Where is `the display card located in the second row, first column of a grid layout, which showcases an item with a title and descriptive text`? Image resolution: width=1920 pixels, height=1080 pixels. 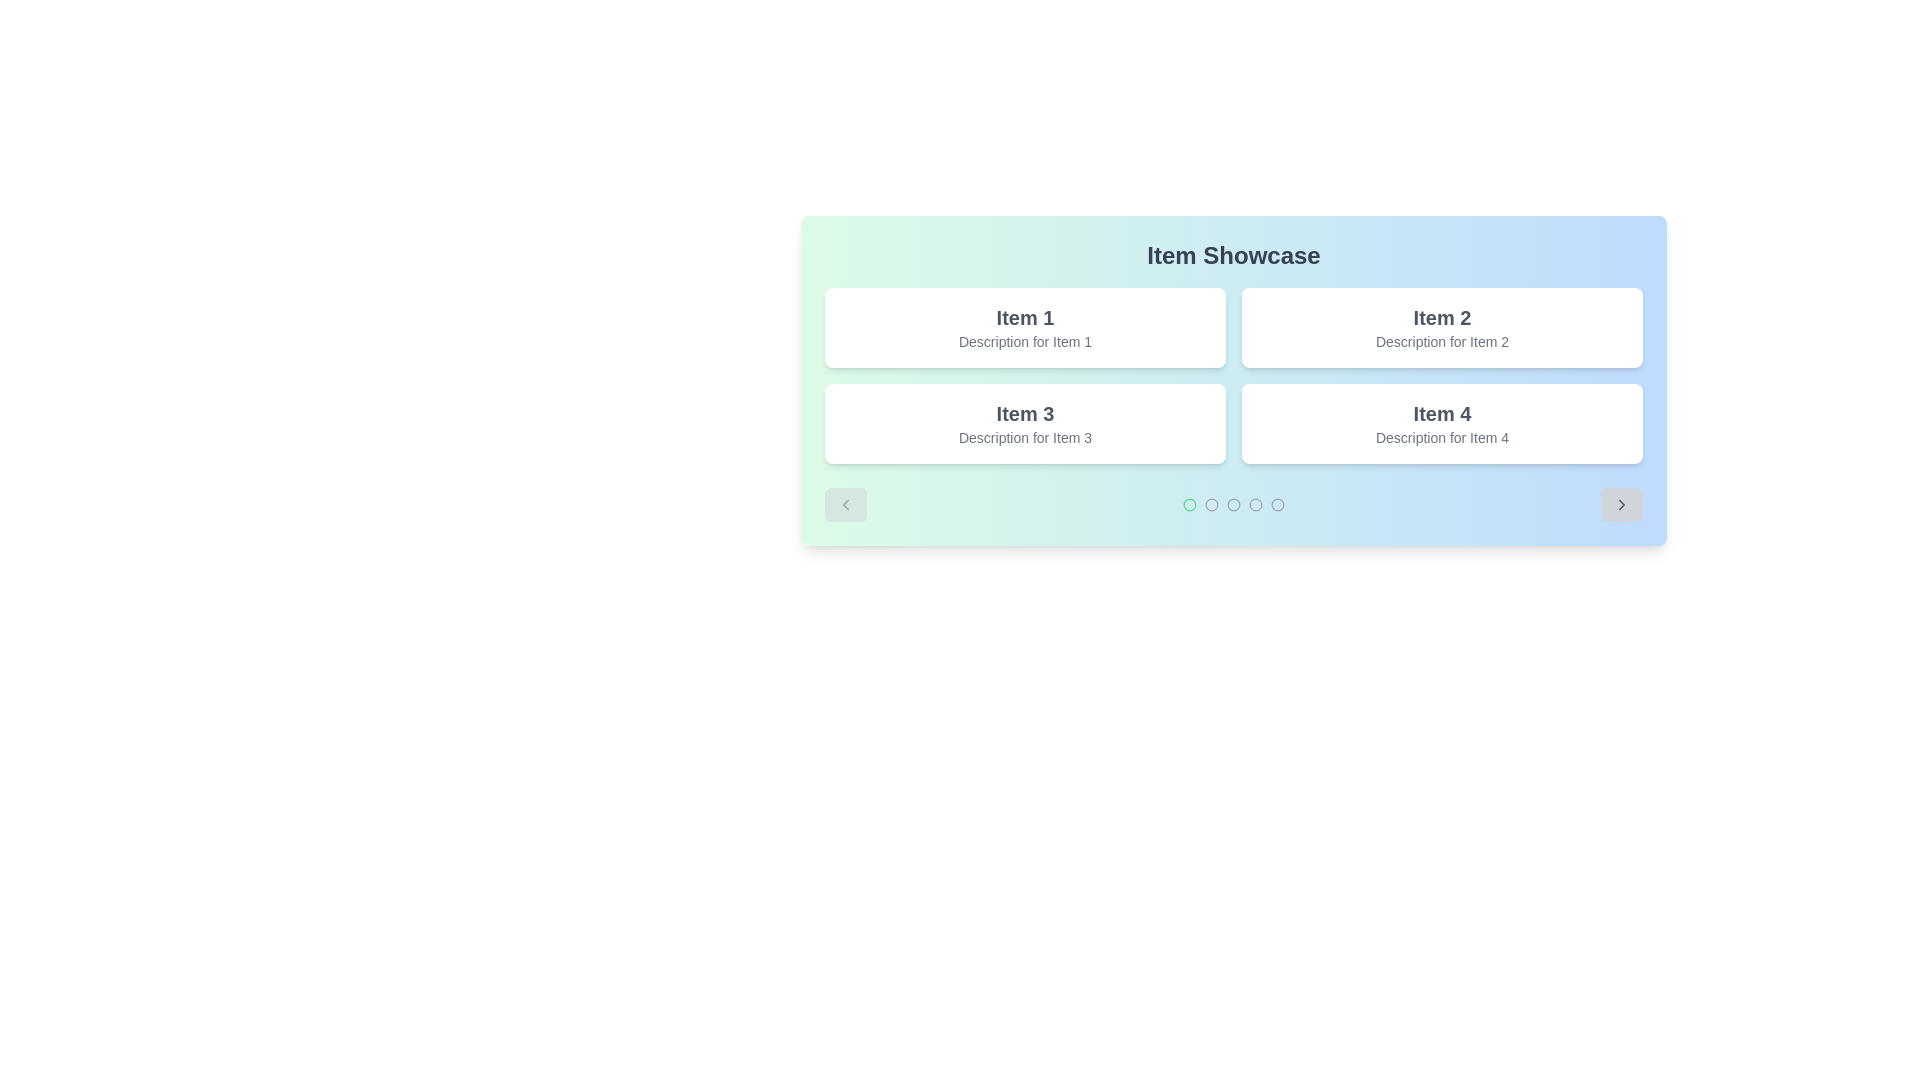 the display card located in the second row, first column of a grid layout, which showcases an item with a title and descriptive text is located at coordinates (1025, 423).